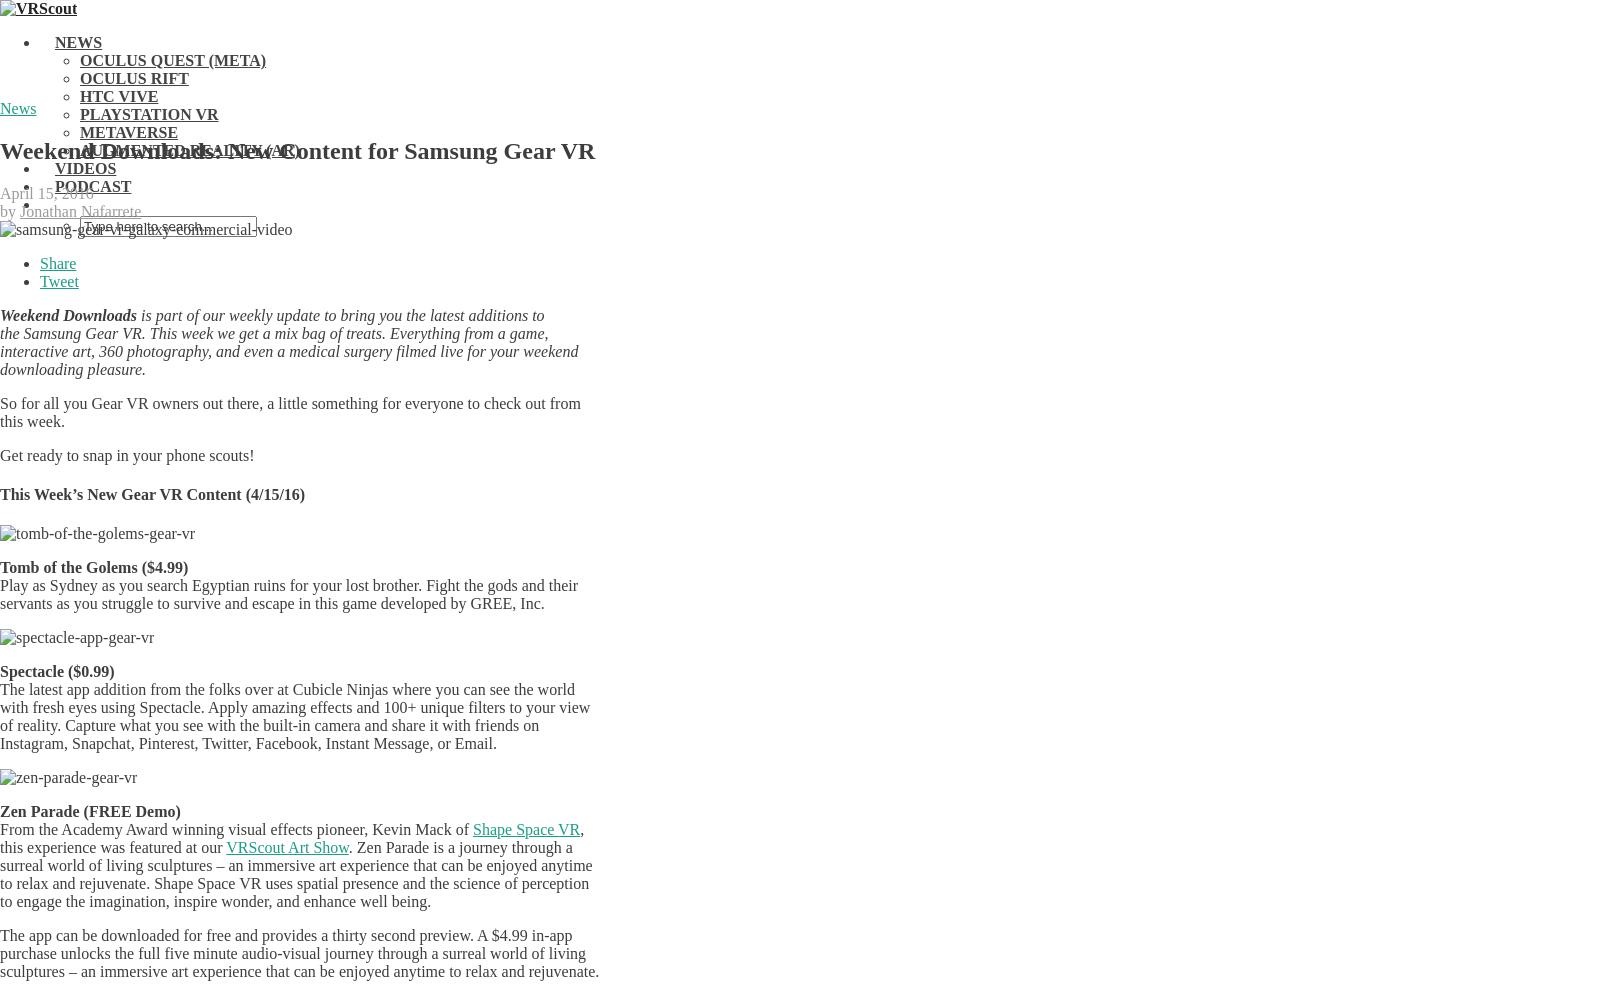  Describe the element at coordinates (274, 331) in the screenshot. I see `'is part of our weekly update to bring you the latest additions to the Samsung Gear VR. This week we get a mix bag of treats. Everything from a game, interactive art, 360 photography, and even a medical surgery filmed live'` at that location.